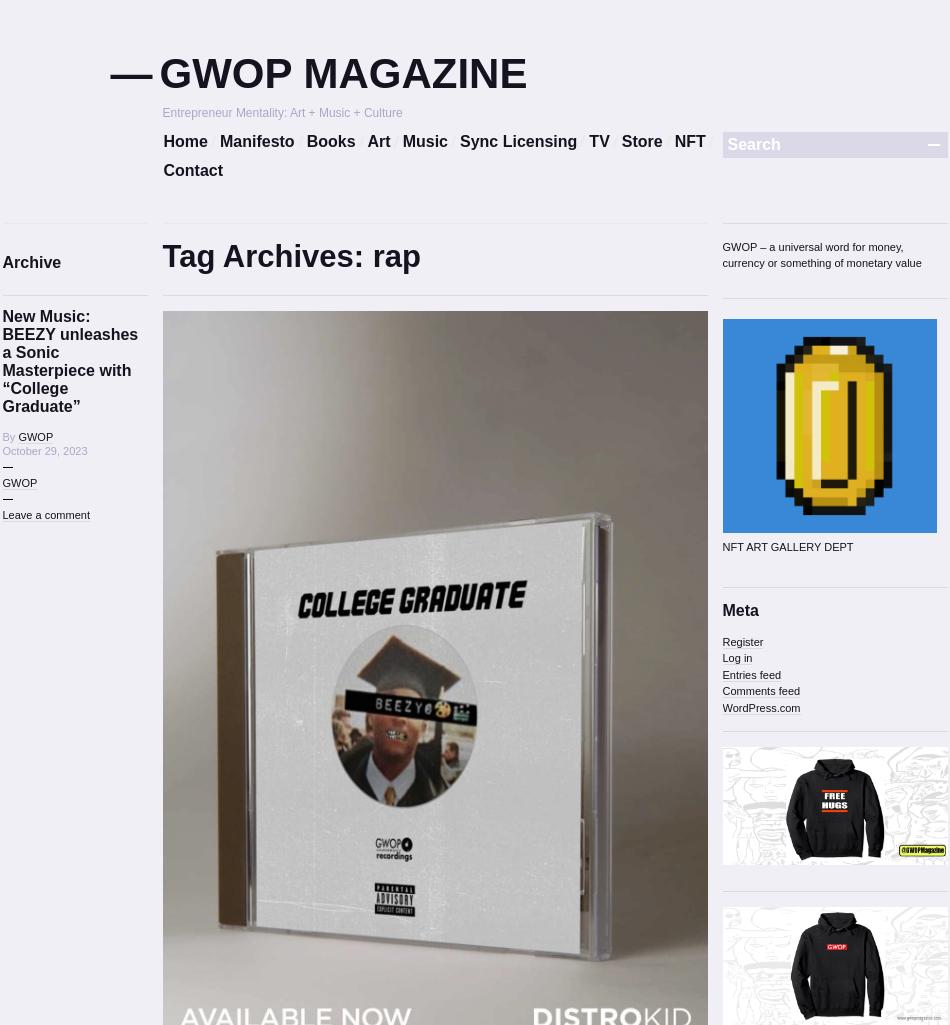 The height and width of the screenshot is (1025, 950). Describe the element at coordinates (44, 448) in the screenshot. I see `'October 29, 2023'` at that location.